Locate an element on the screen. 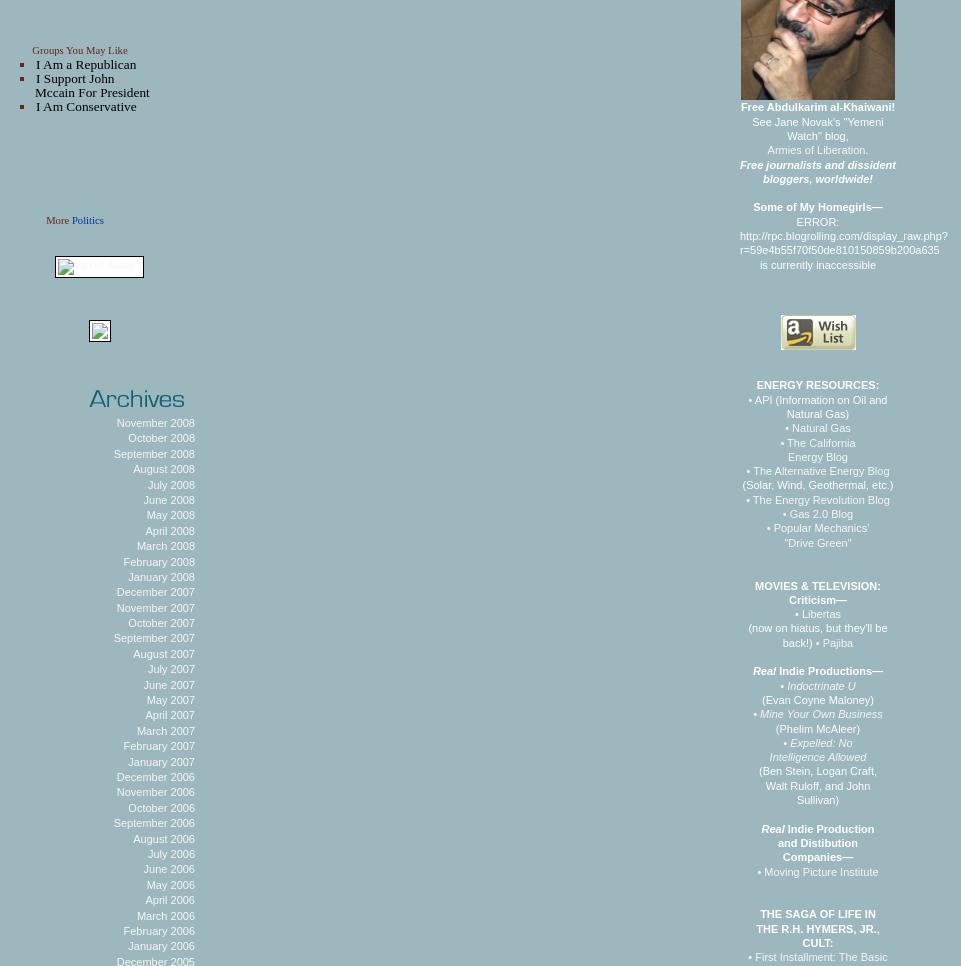 The height and width of the screenshot is (966, 961). '• API' is located at coordinates (758, 398).